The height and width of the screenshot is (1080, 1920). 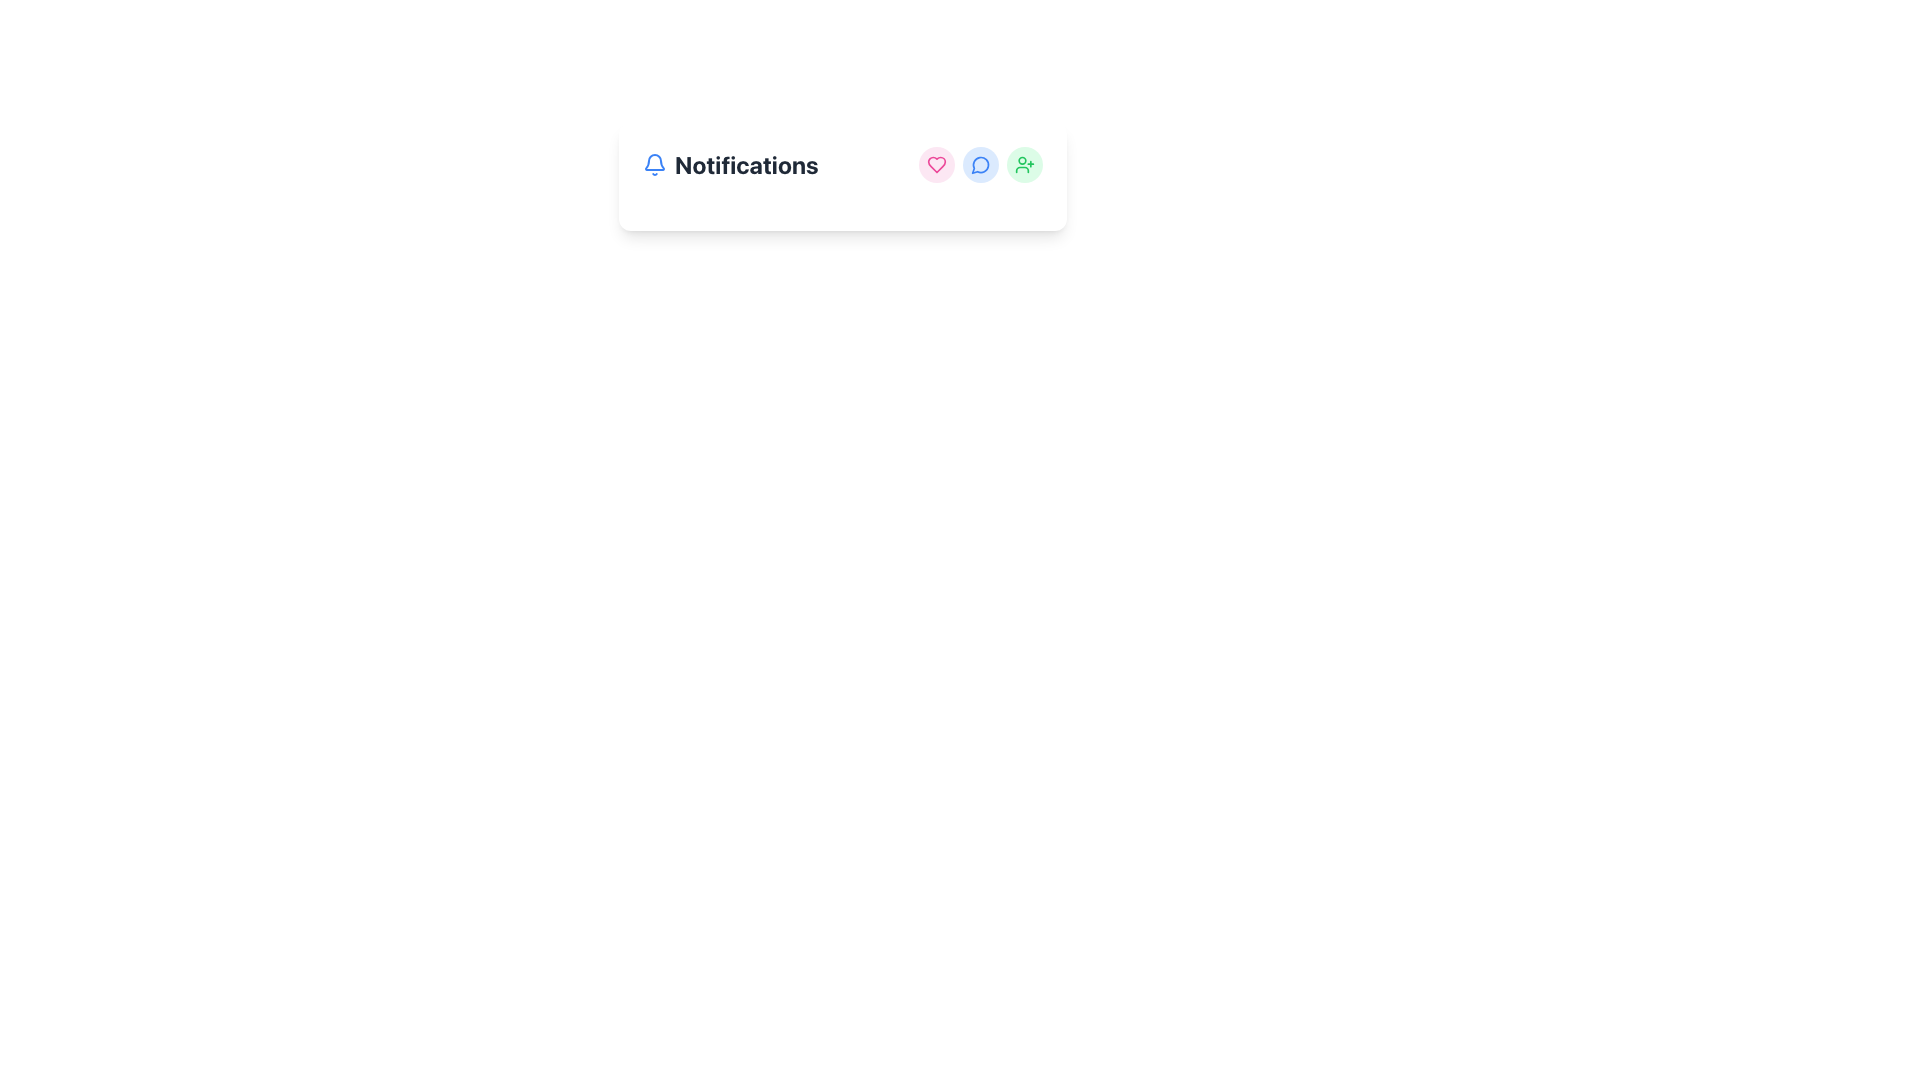 What do you see at coordinates (980, 164) in the screenshot?
I see `the speech bubble icon with a thick blue stroke, which is the third circular button from the left in the top-right section of the interface, representing message or comment functionality` at bounding box center [980, 164].